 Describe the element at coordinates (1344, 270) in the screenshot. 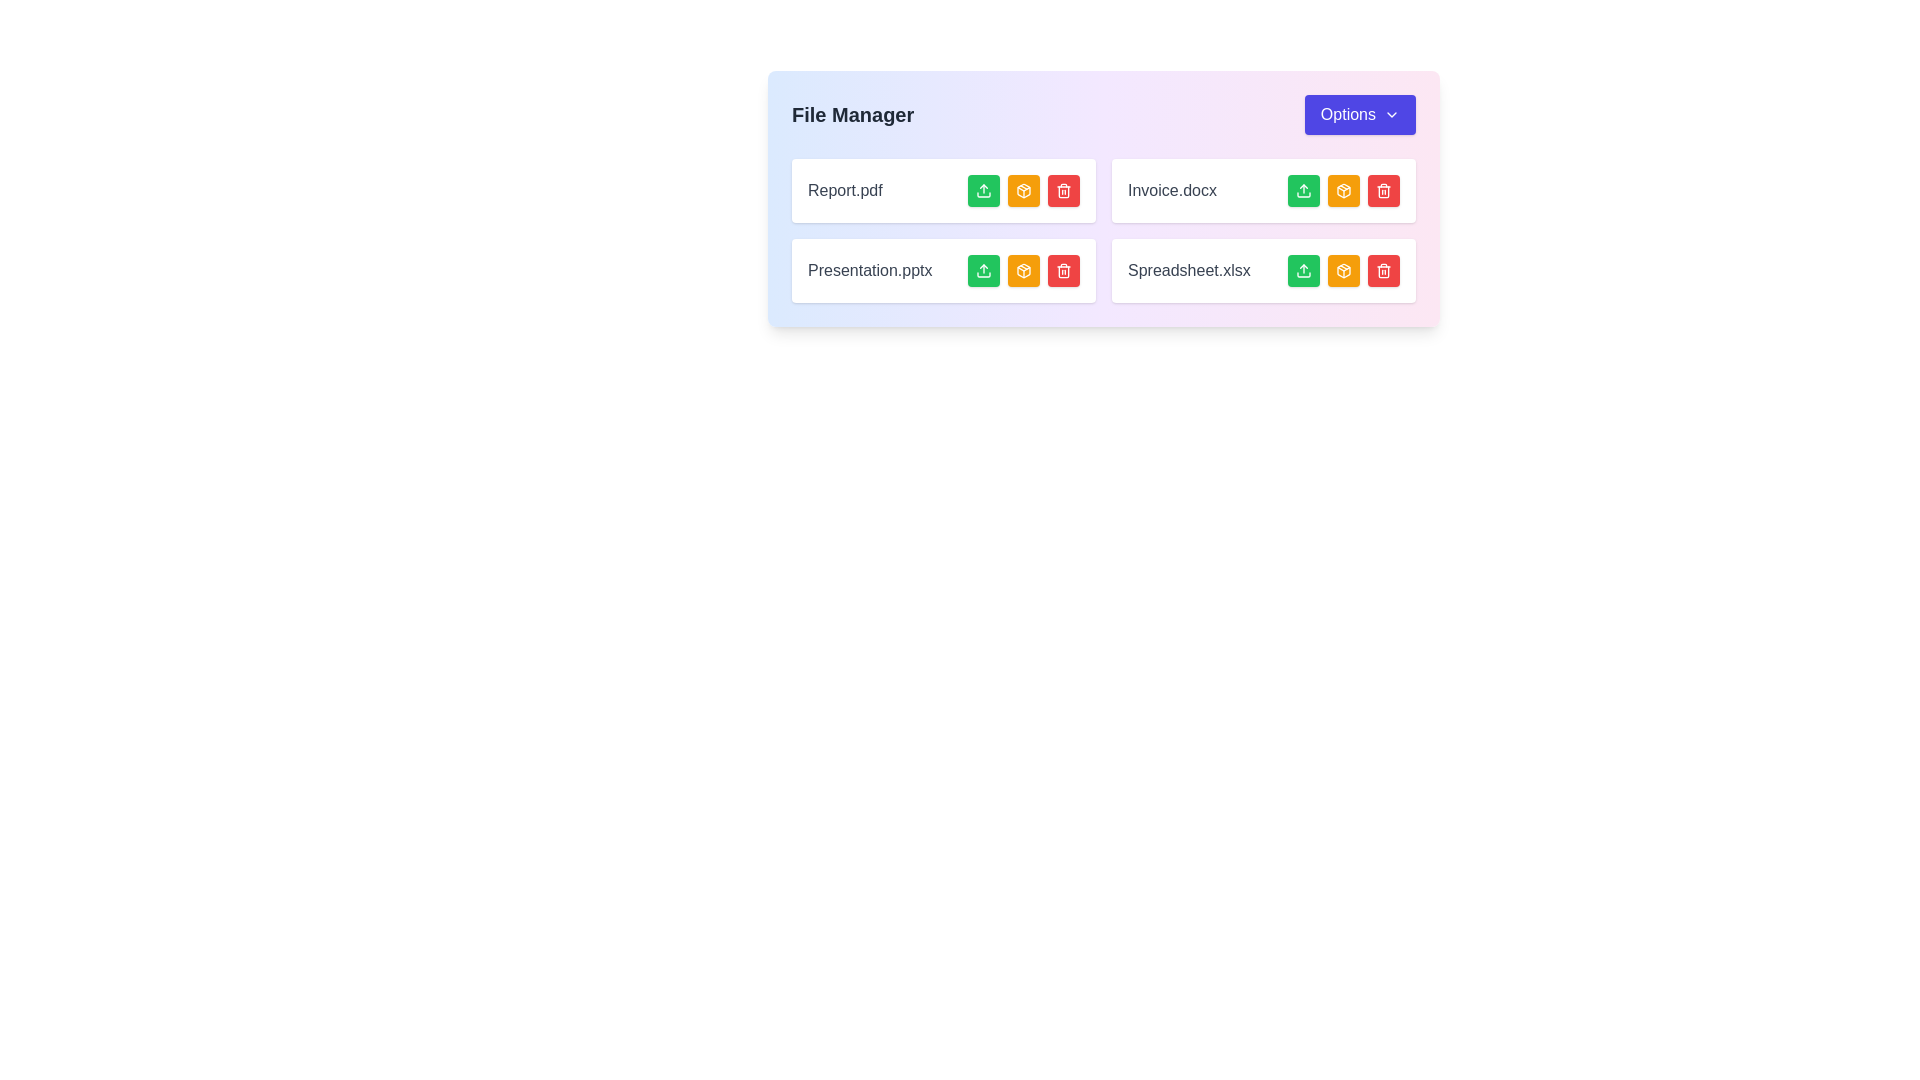

I see `the archive or package files icon located in the bottom row of action icons for 'Spreadsheet.xlsx', positioned between the upward arrow icon and the trash can icon` at that location.